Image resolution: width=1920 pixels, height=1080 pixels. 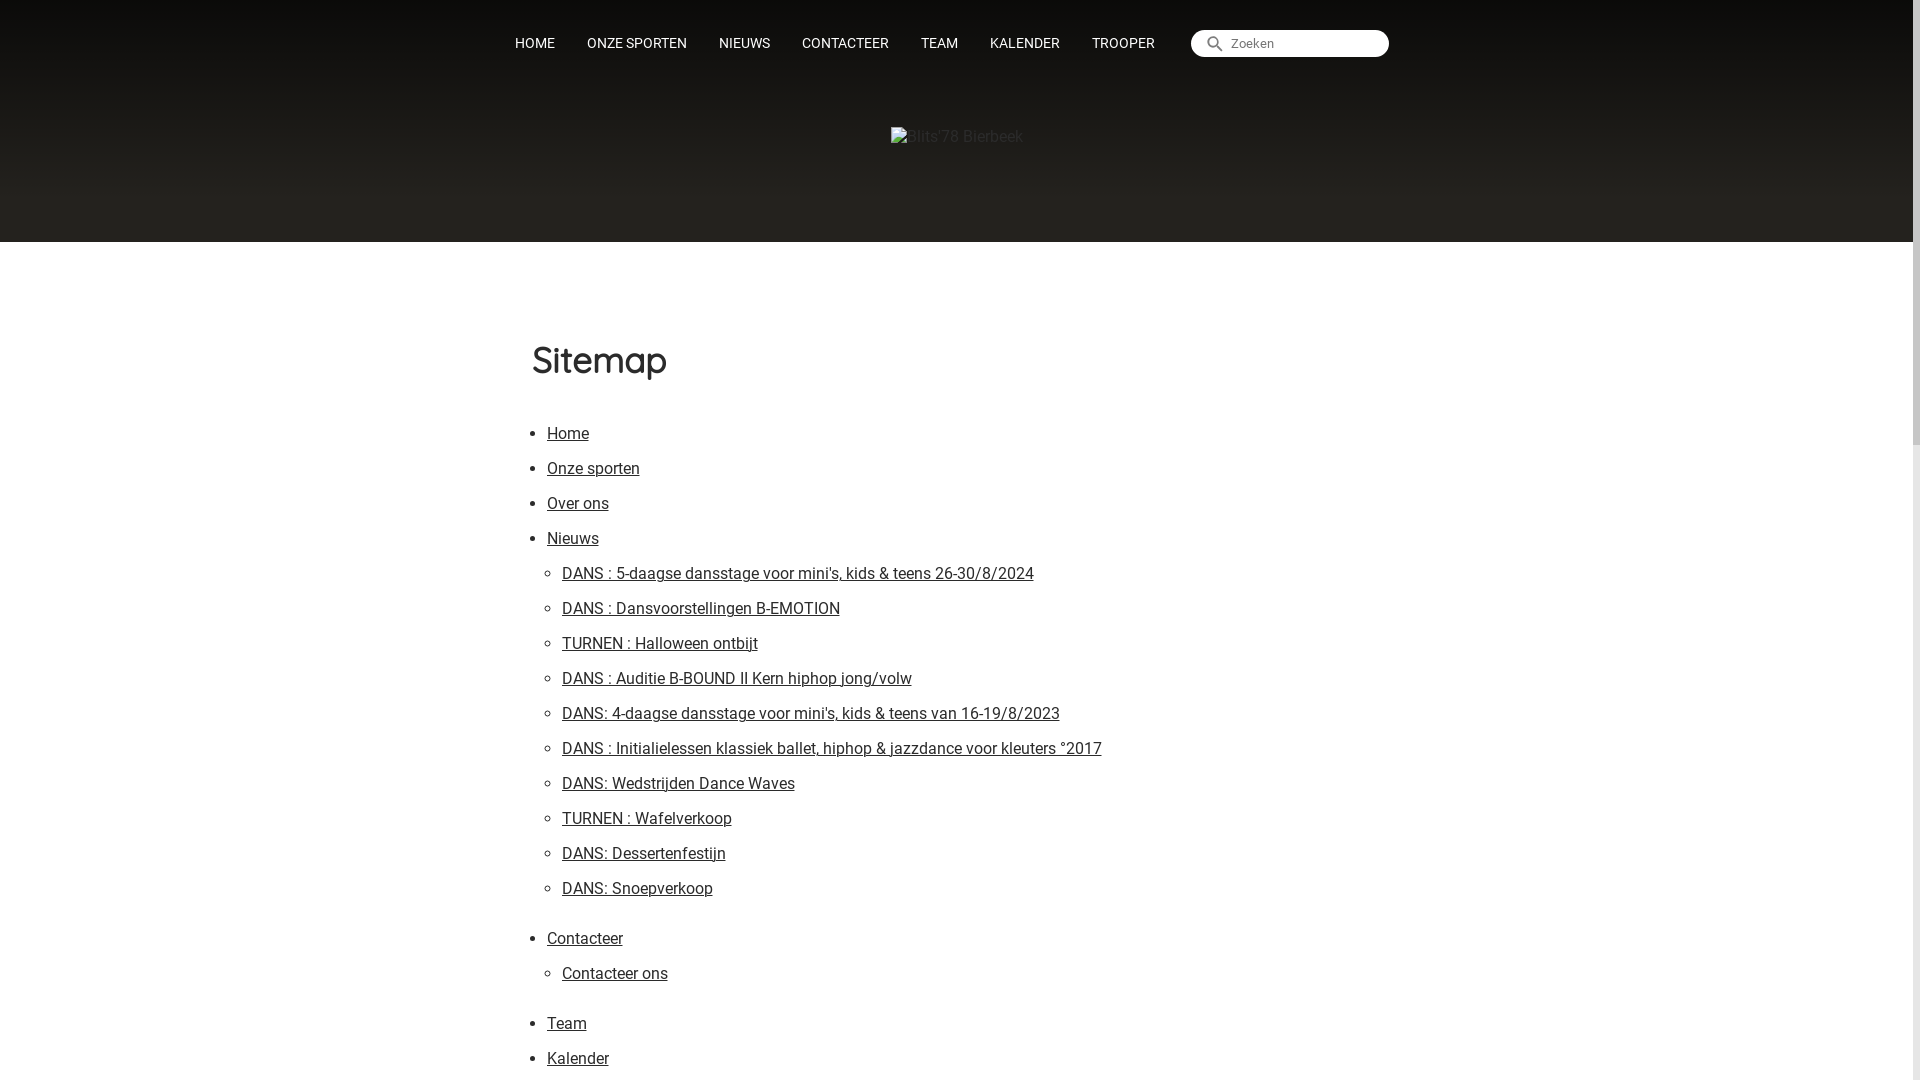 I want to click on 'DANS : Dansvoorstellingen B-EMOTION', so click(x=700, y=610).